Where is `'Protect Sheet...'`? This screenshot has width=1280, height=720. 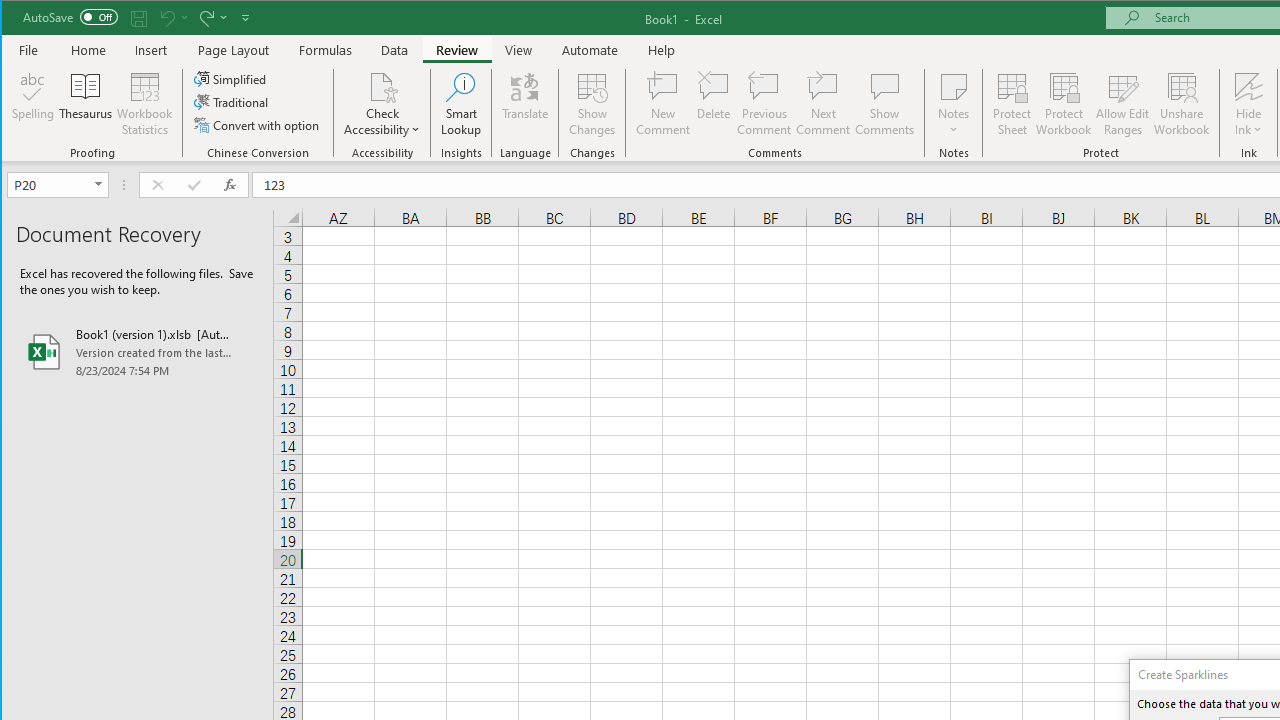
'Protect Sheet...' is located at coordinates (1012, 104).